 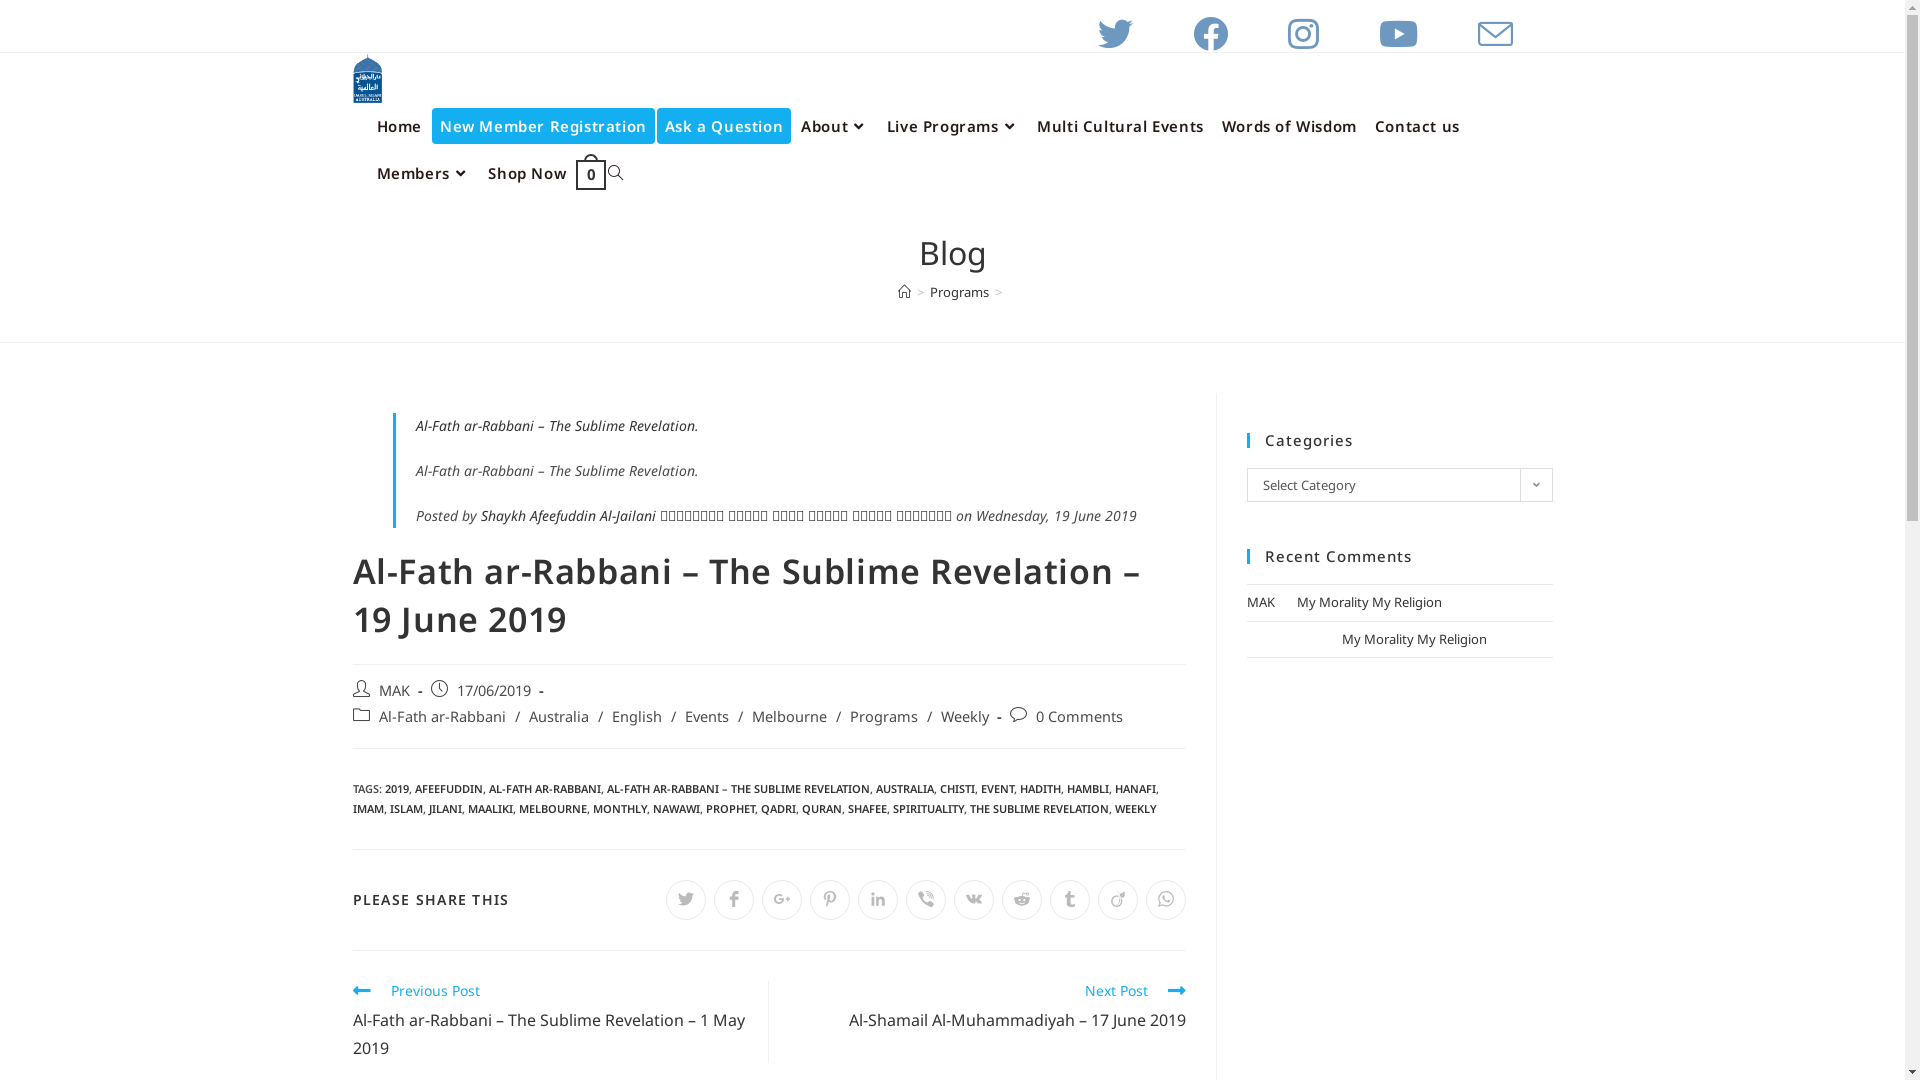 What do you see at coordinates (791, 126) in the screenshot?
I see `'About'` at bounding box center [791, 126].